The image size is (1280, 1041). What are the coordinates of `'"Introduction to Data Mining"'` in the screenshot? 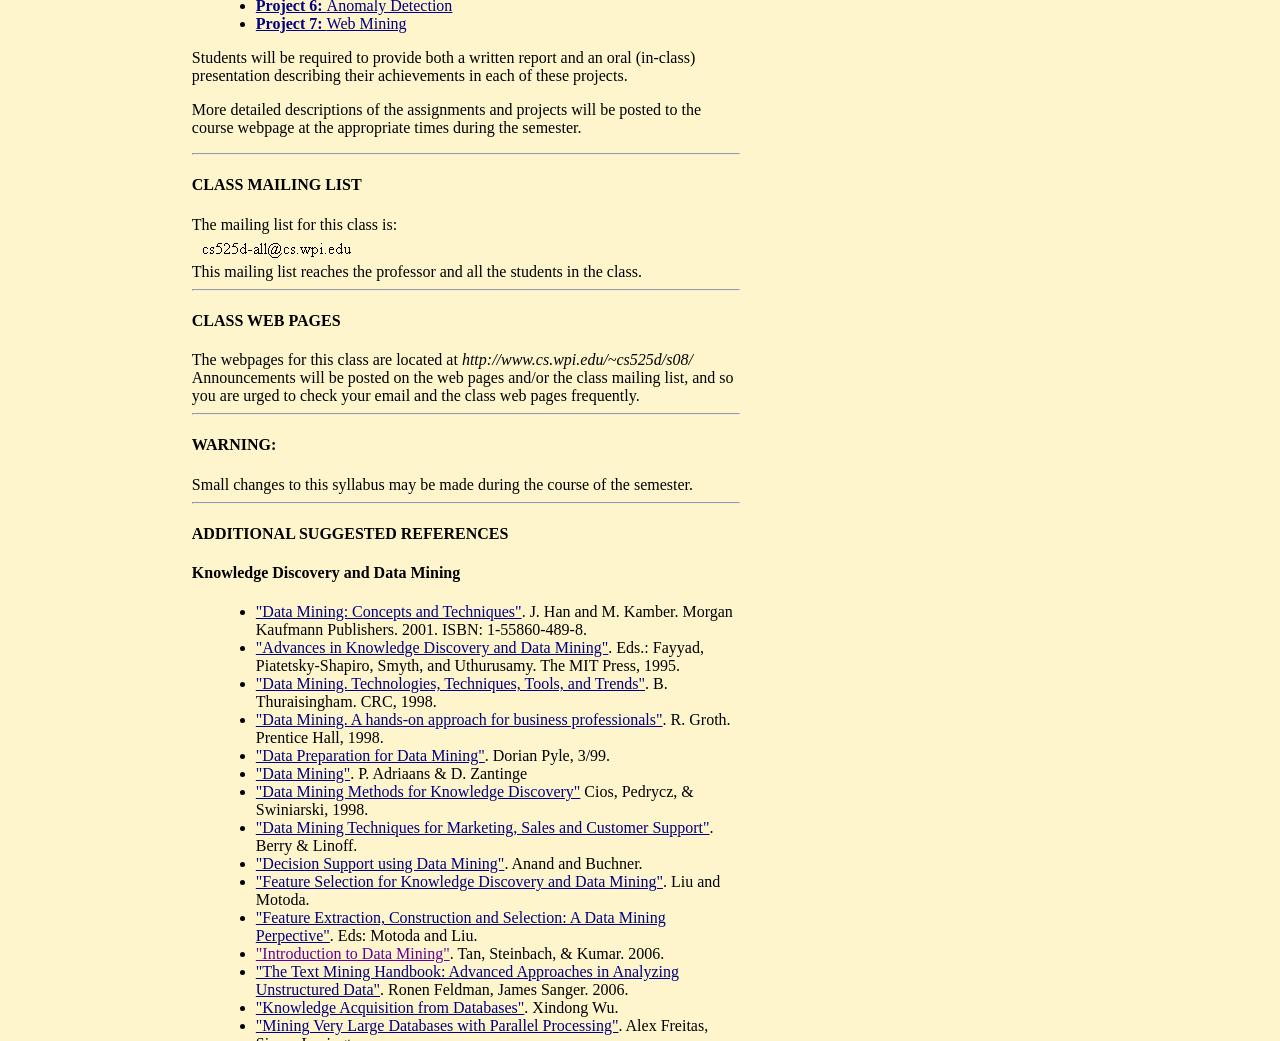 It's located at (352, 953).